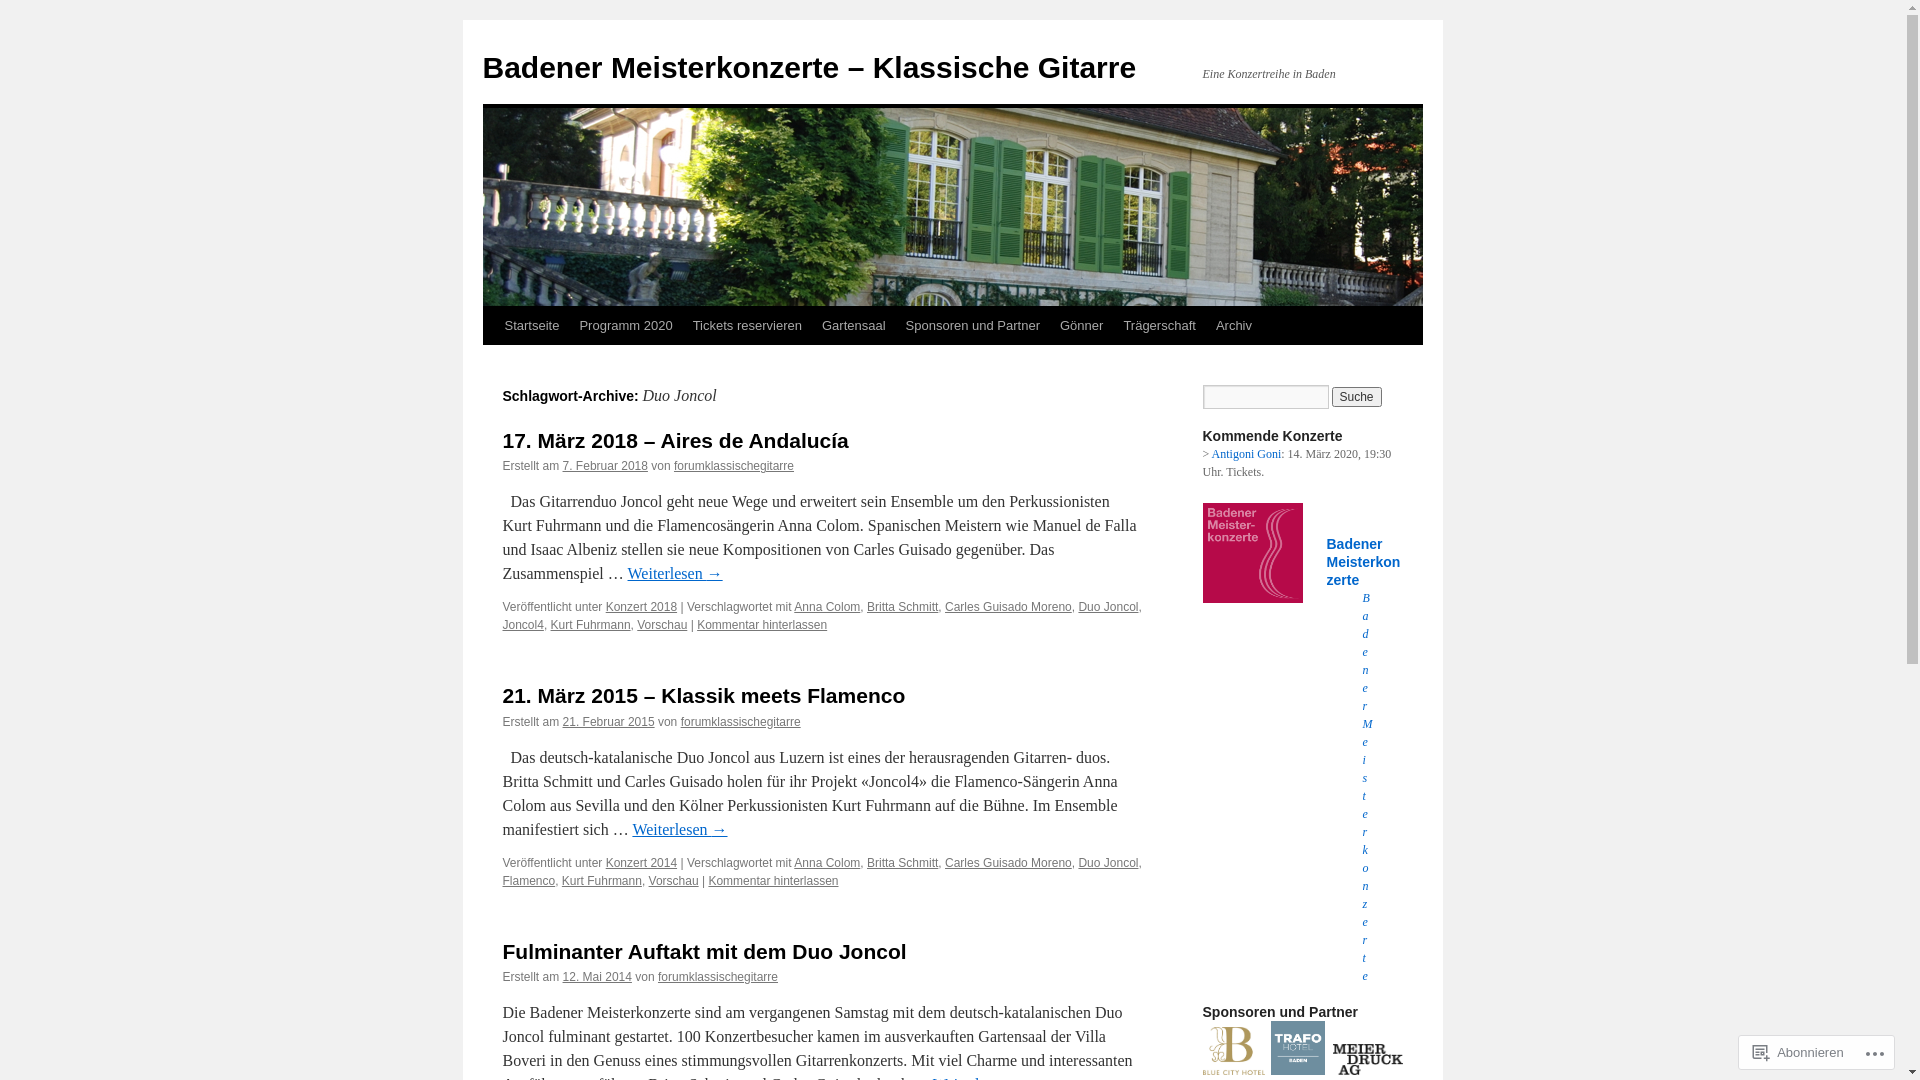  Describe the element at coordinates (604, 605) in the screenshot. I see `'Konzert 2018'` at that location.